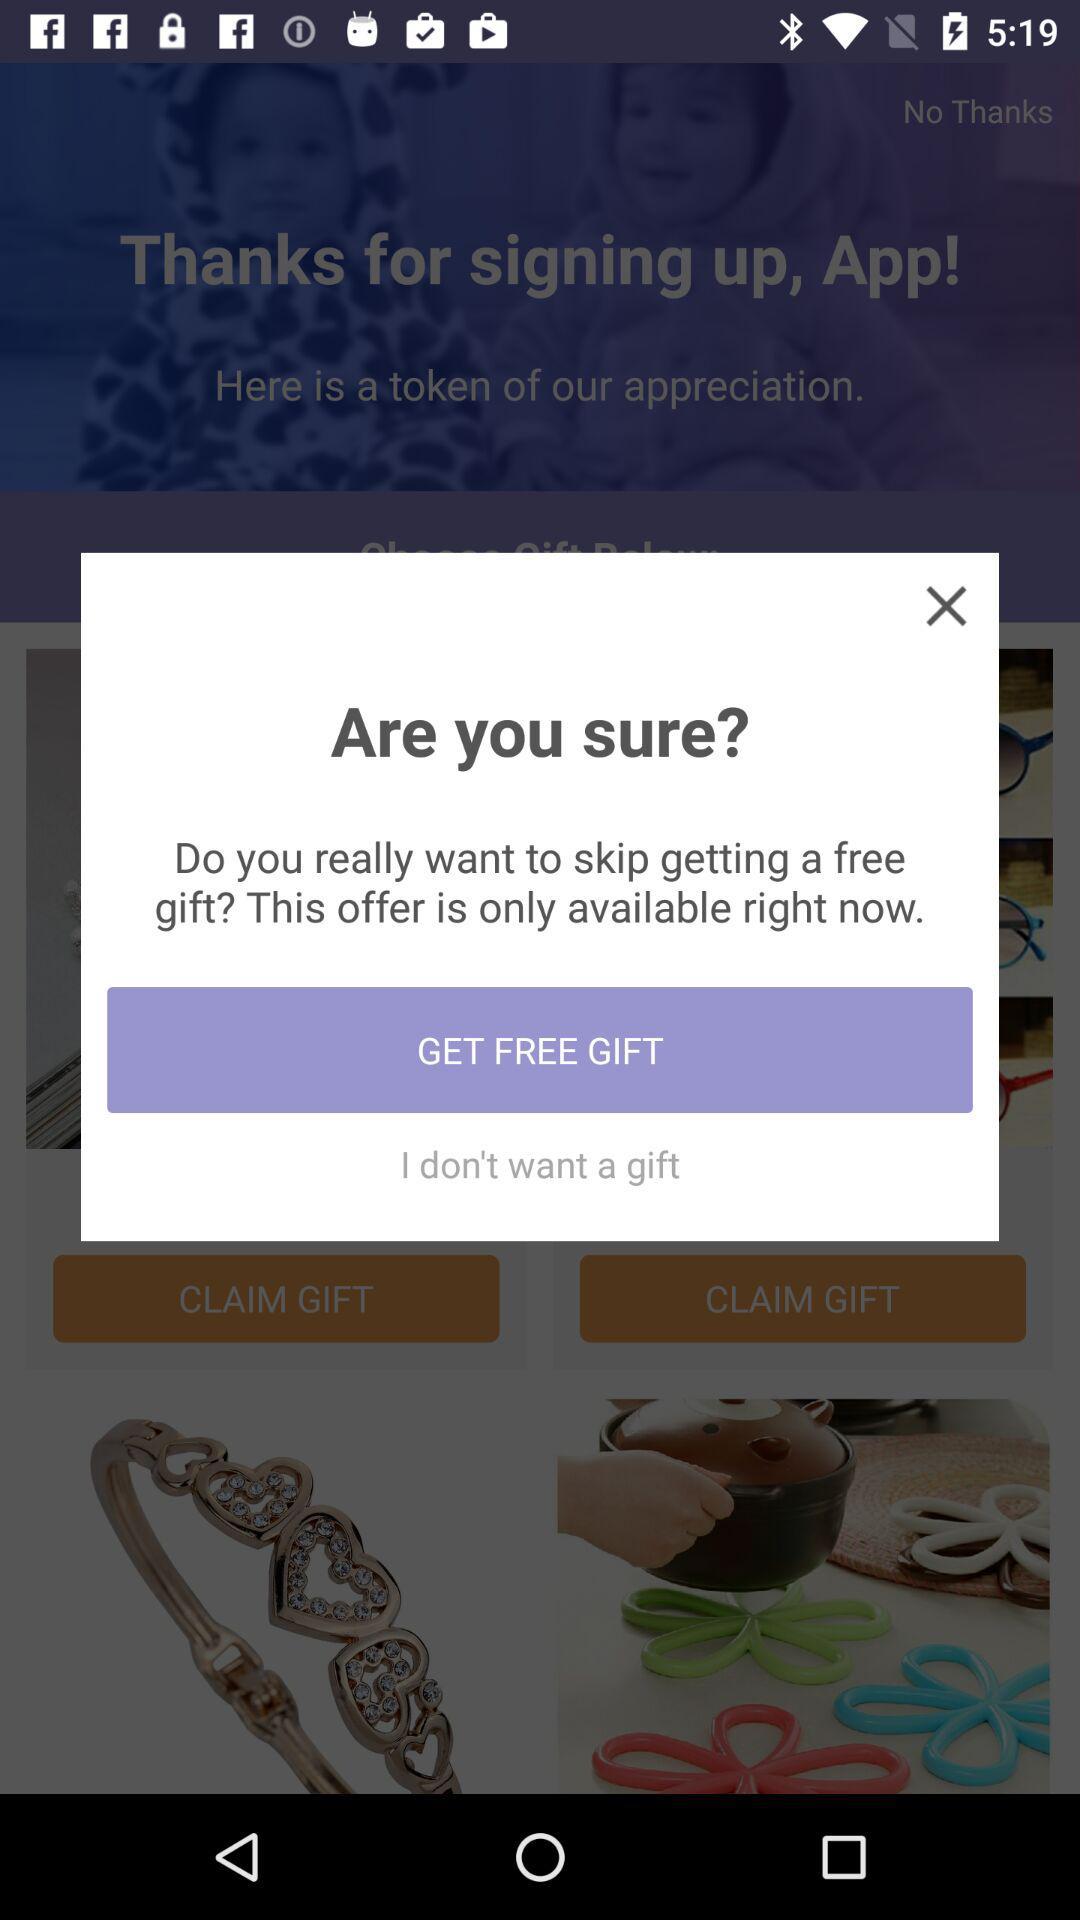 The image size is (1080, 1920). Describe the element at coordinates (540, 1163) in the screenshot. I see `i don t` at that location.